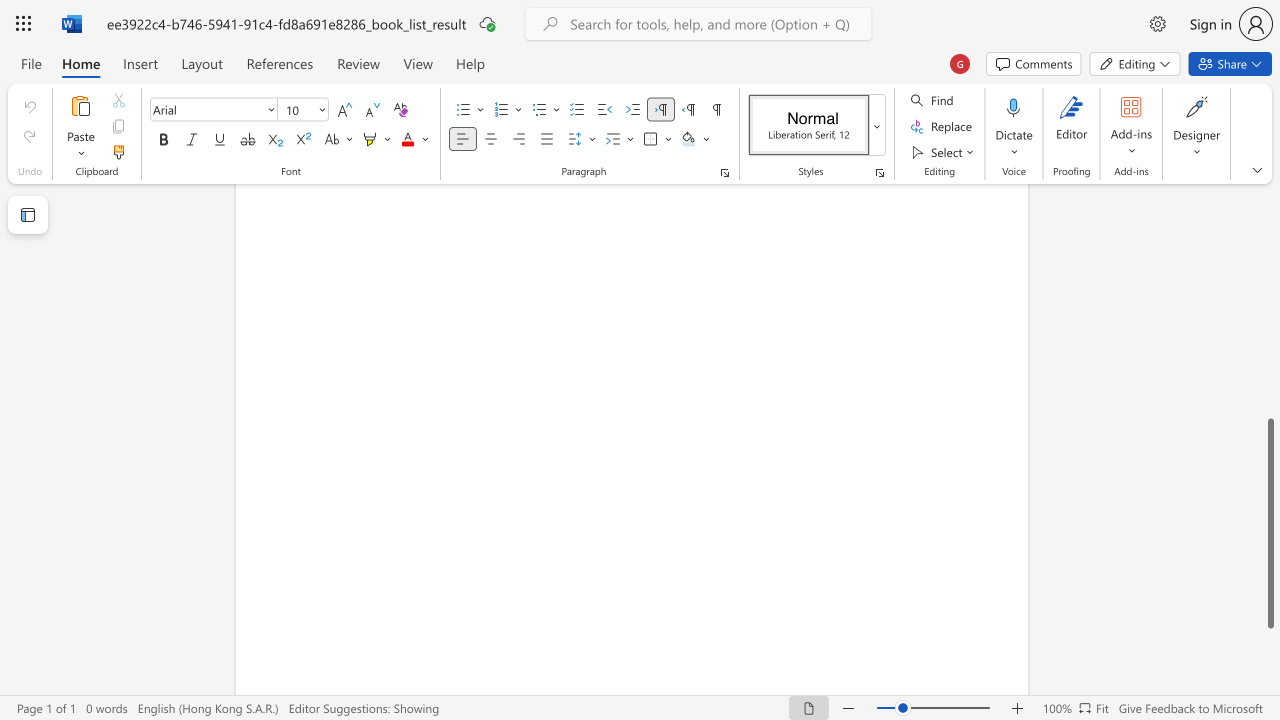 This screenshot has width=1280, height=720. What do you see at coordinates (1269, 248) in the screenshot?
I see `the scrollbar to adjust the page upward` at bounding box center [1269, 248].